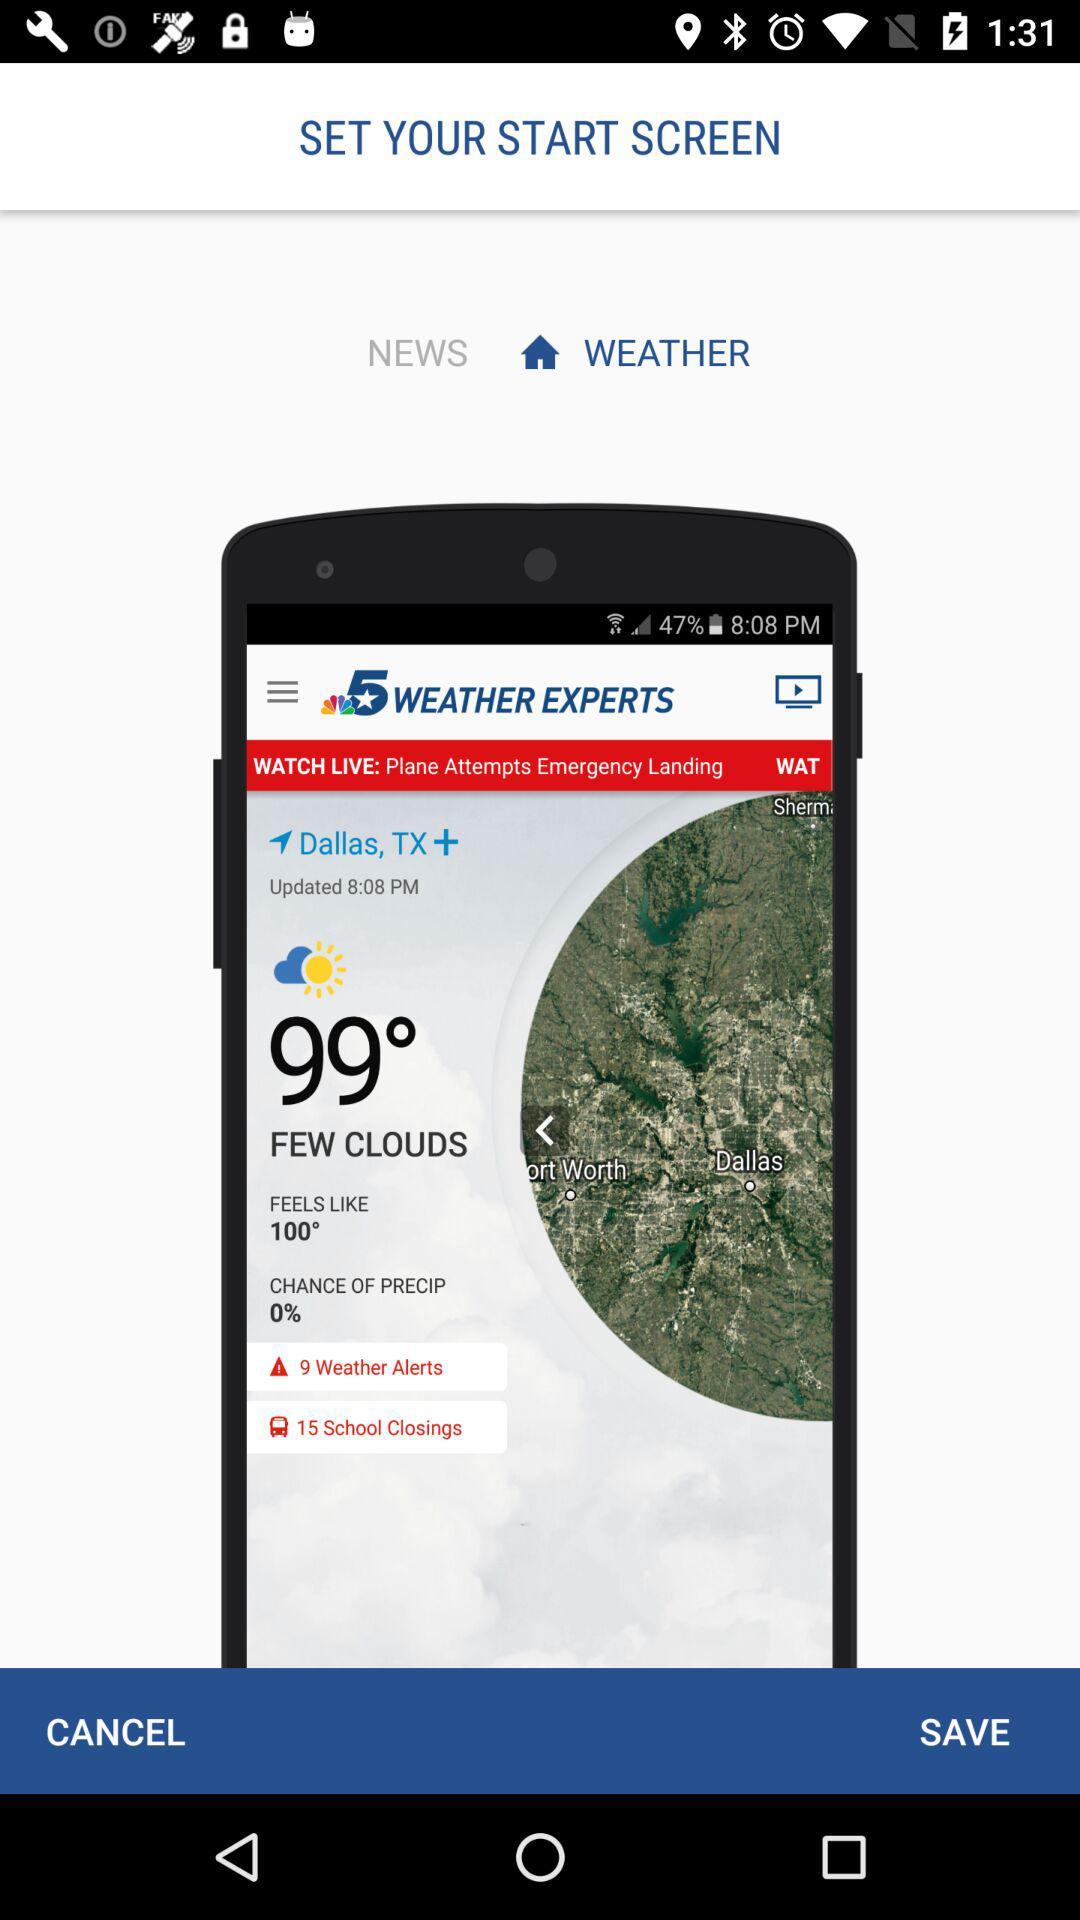  I want to click on the icon below set your start item, so click(661, 351).